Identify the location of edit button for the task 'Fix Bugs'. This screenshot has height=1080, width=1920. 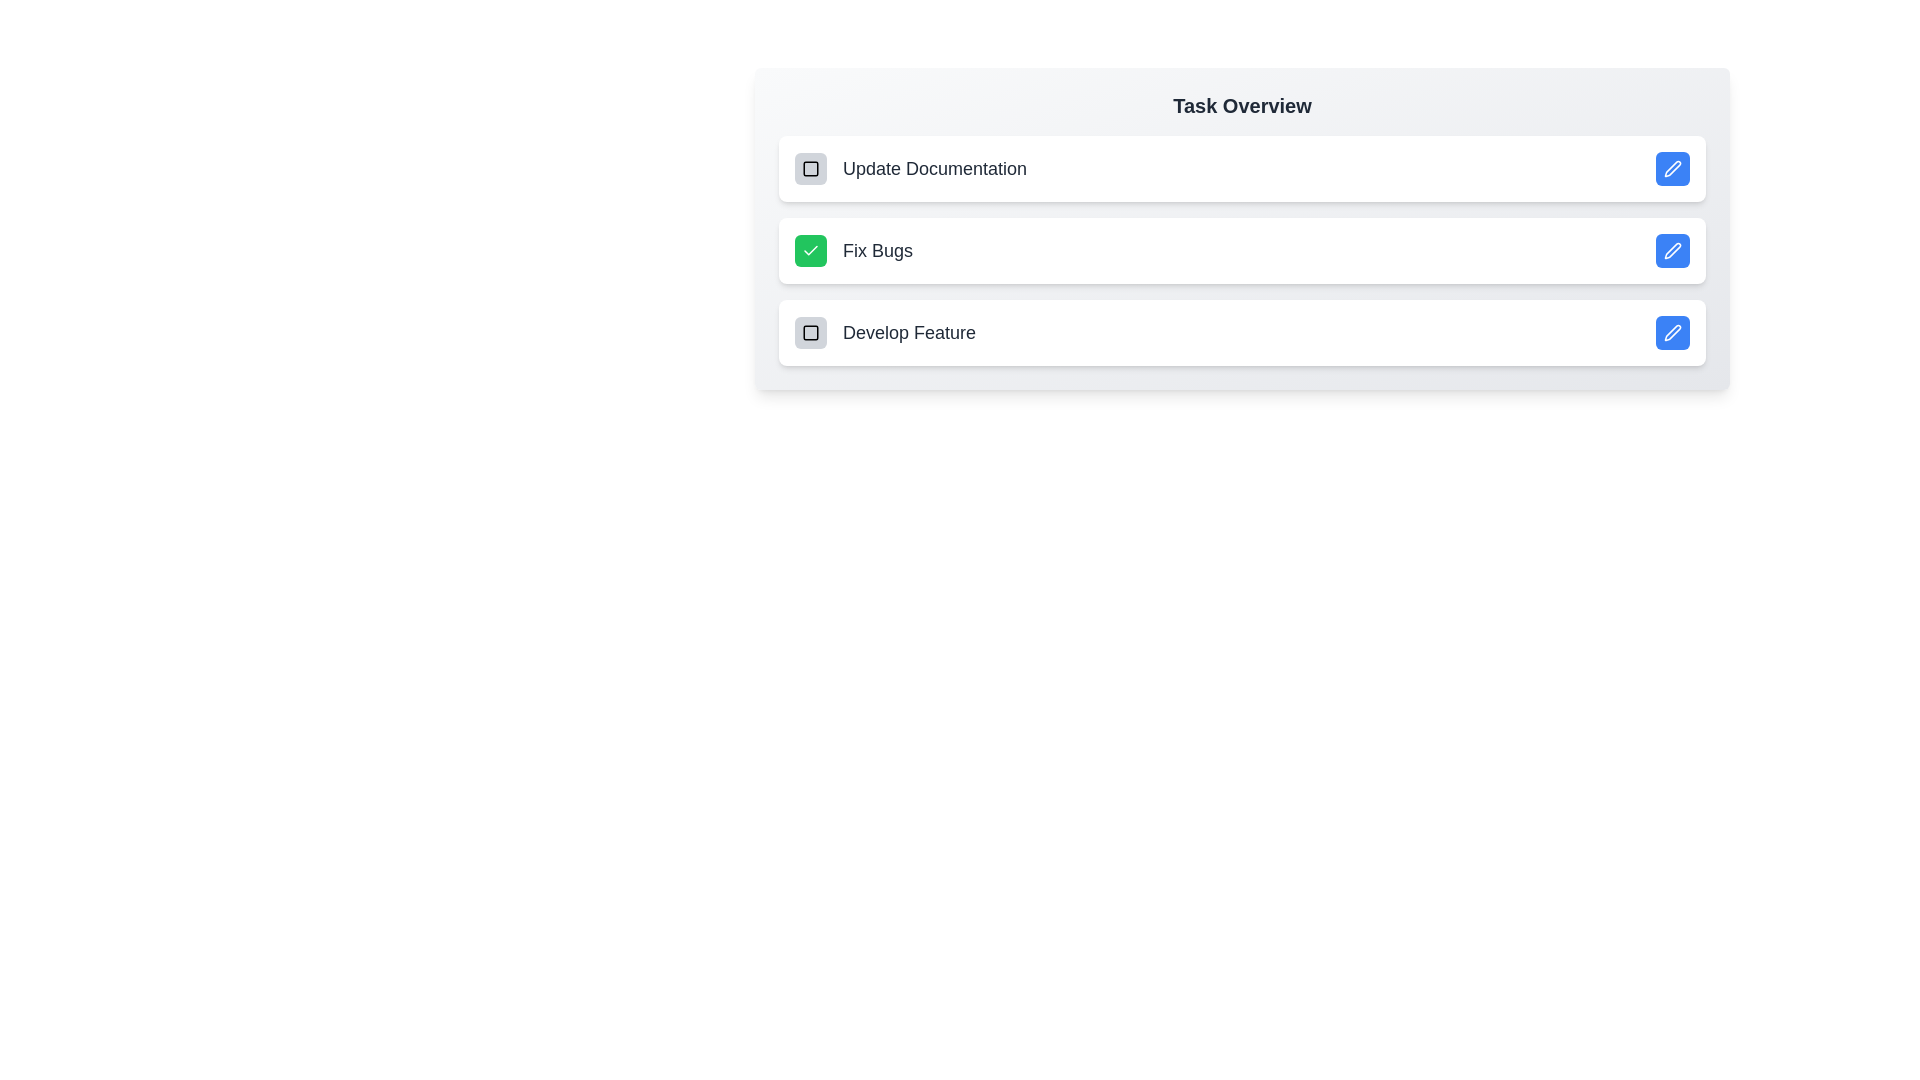
(1673, 249).